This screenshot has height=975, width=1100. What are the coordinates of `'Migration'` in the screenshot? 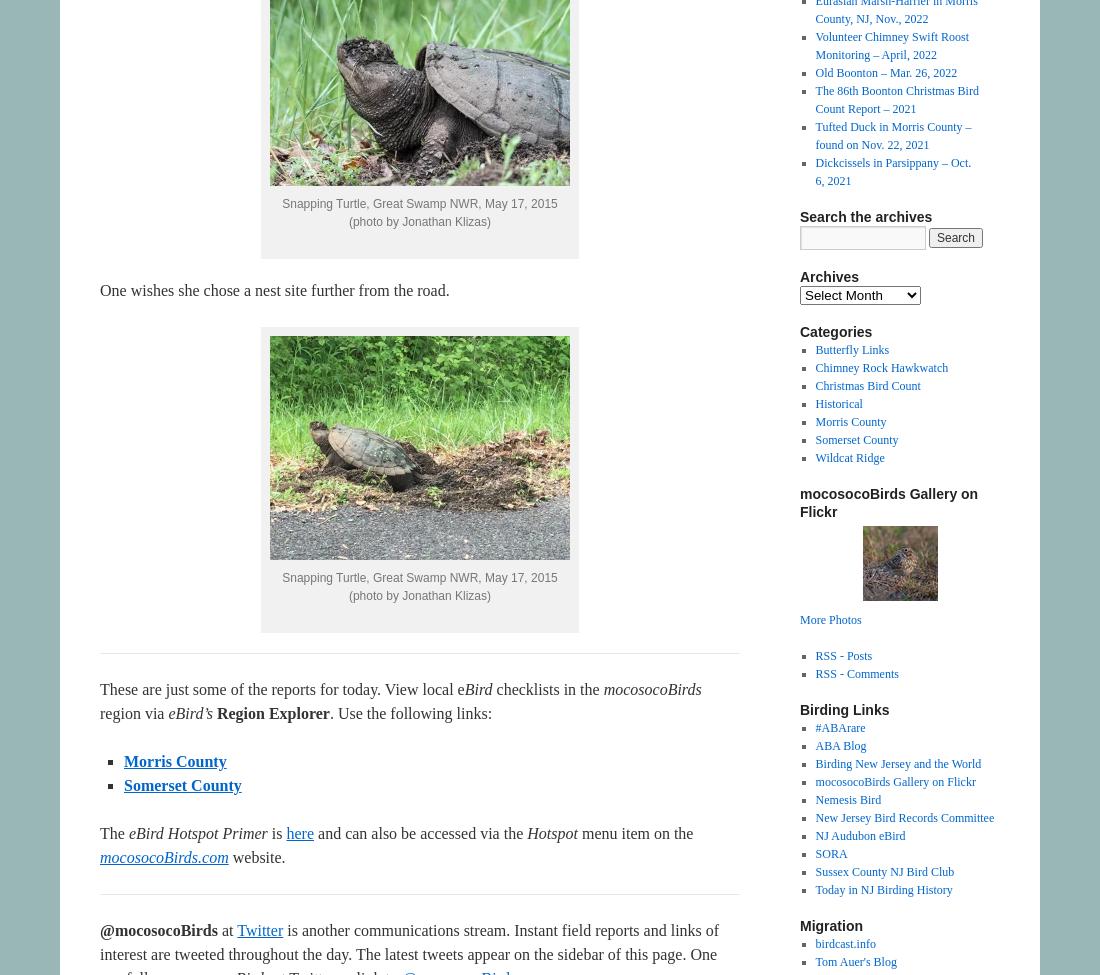 It's located at (800, 924).